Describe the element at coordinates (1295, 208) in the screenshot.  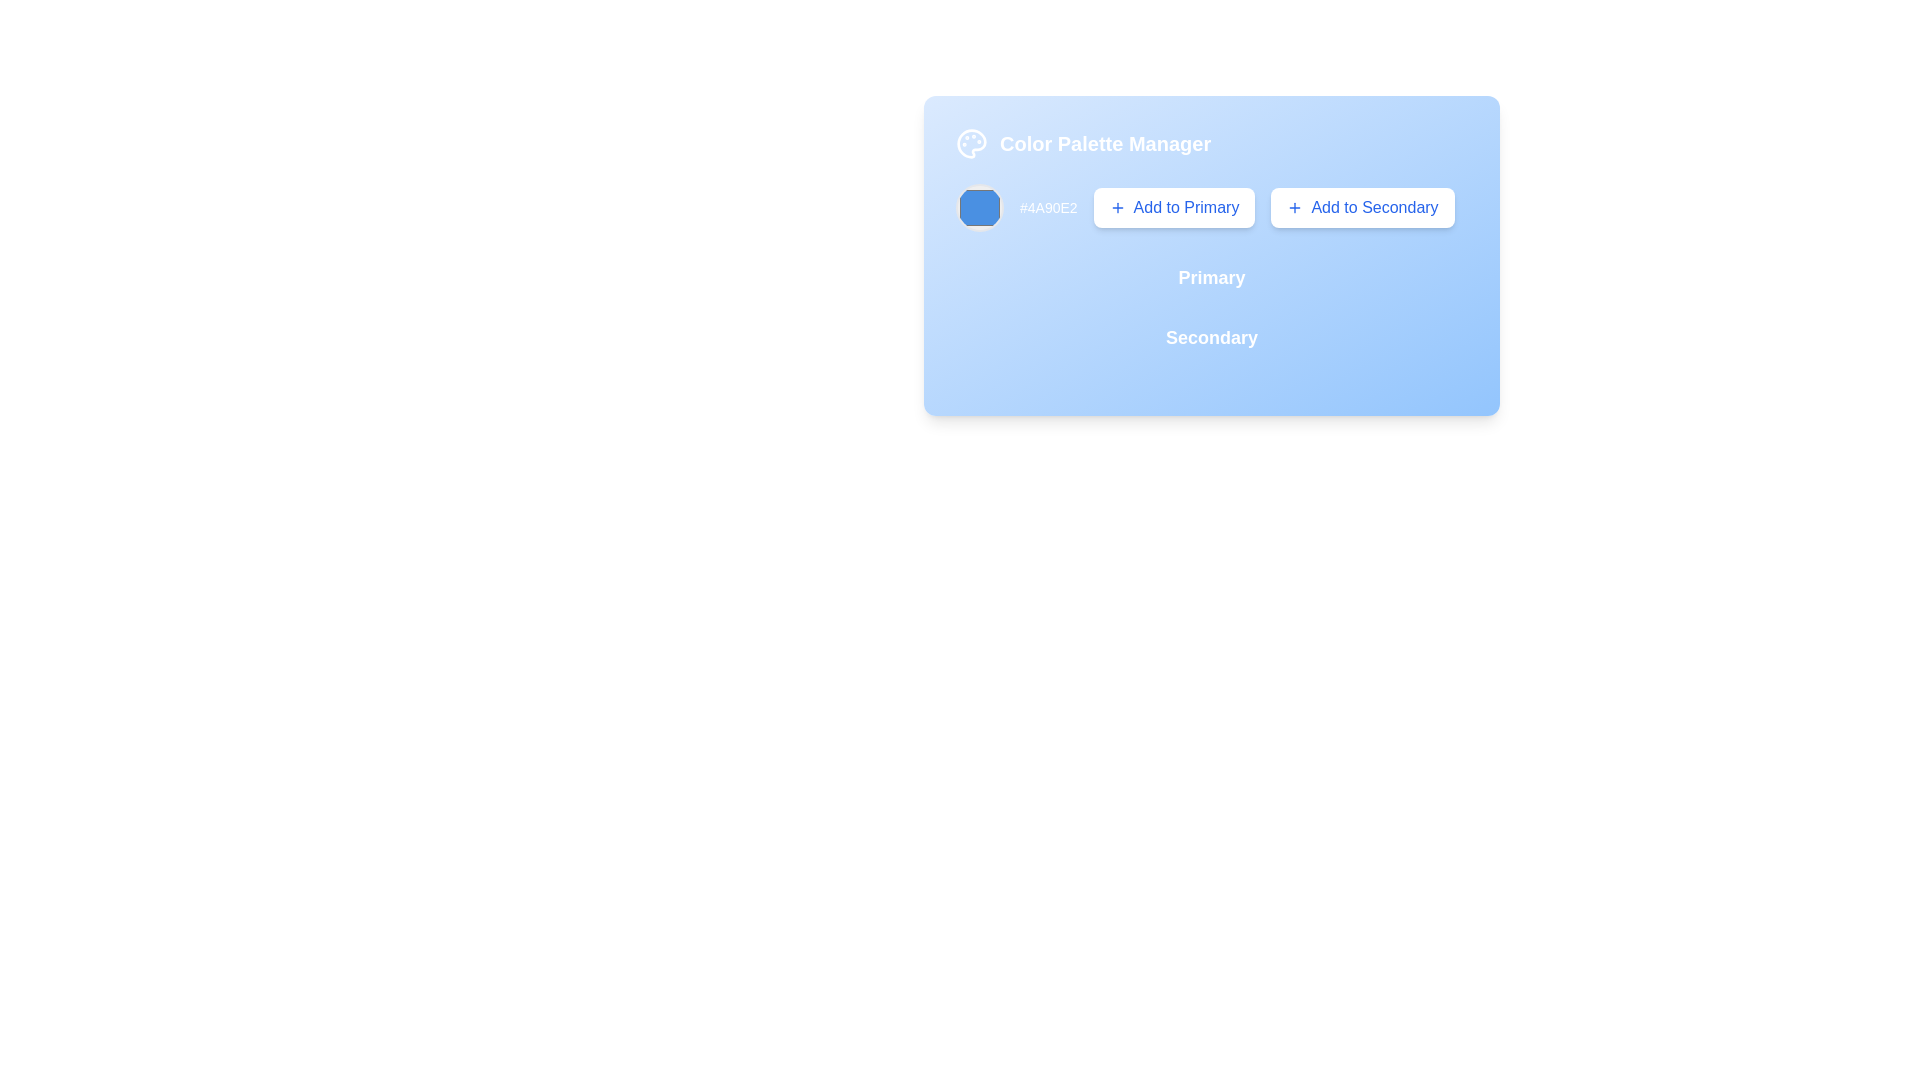
I see `the 'Add to Secondary' button, which features a small plus icon in its top-right corner` at that location.